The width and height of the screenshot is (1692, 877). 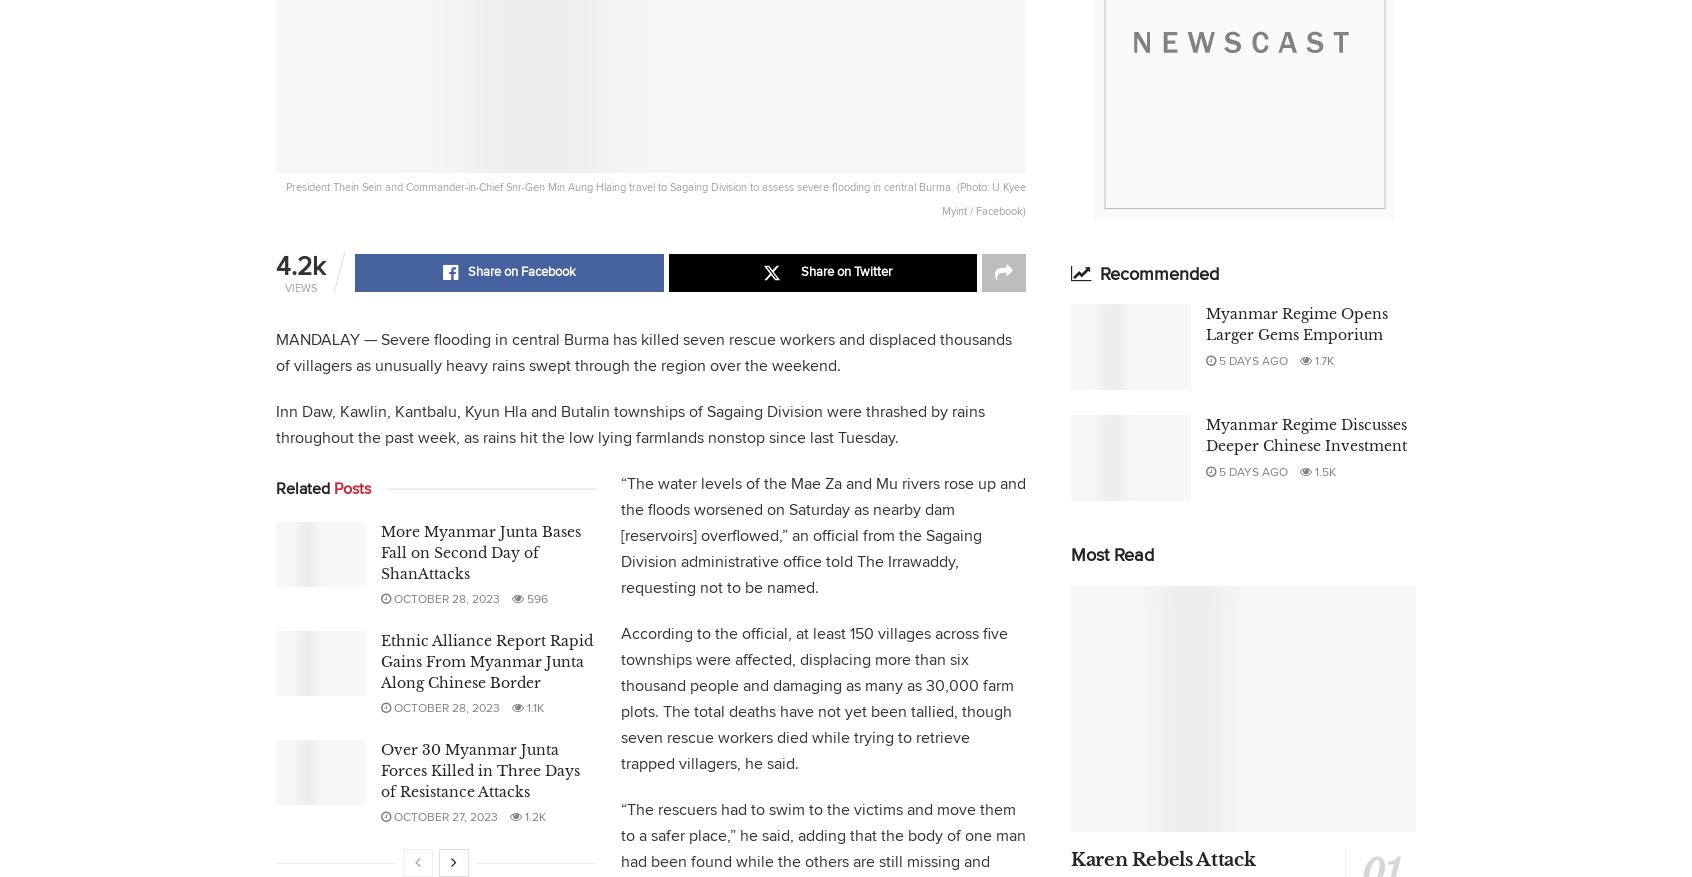 What do you see at coordinates (533, 707) in the screenshot?
I see `'1.1k'` at bounding box center [533, 707].